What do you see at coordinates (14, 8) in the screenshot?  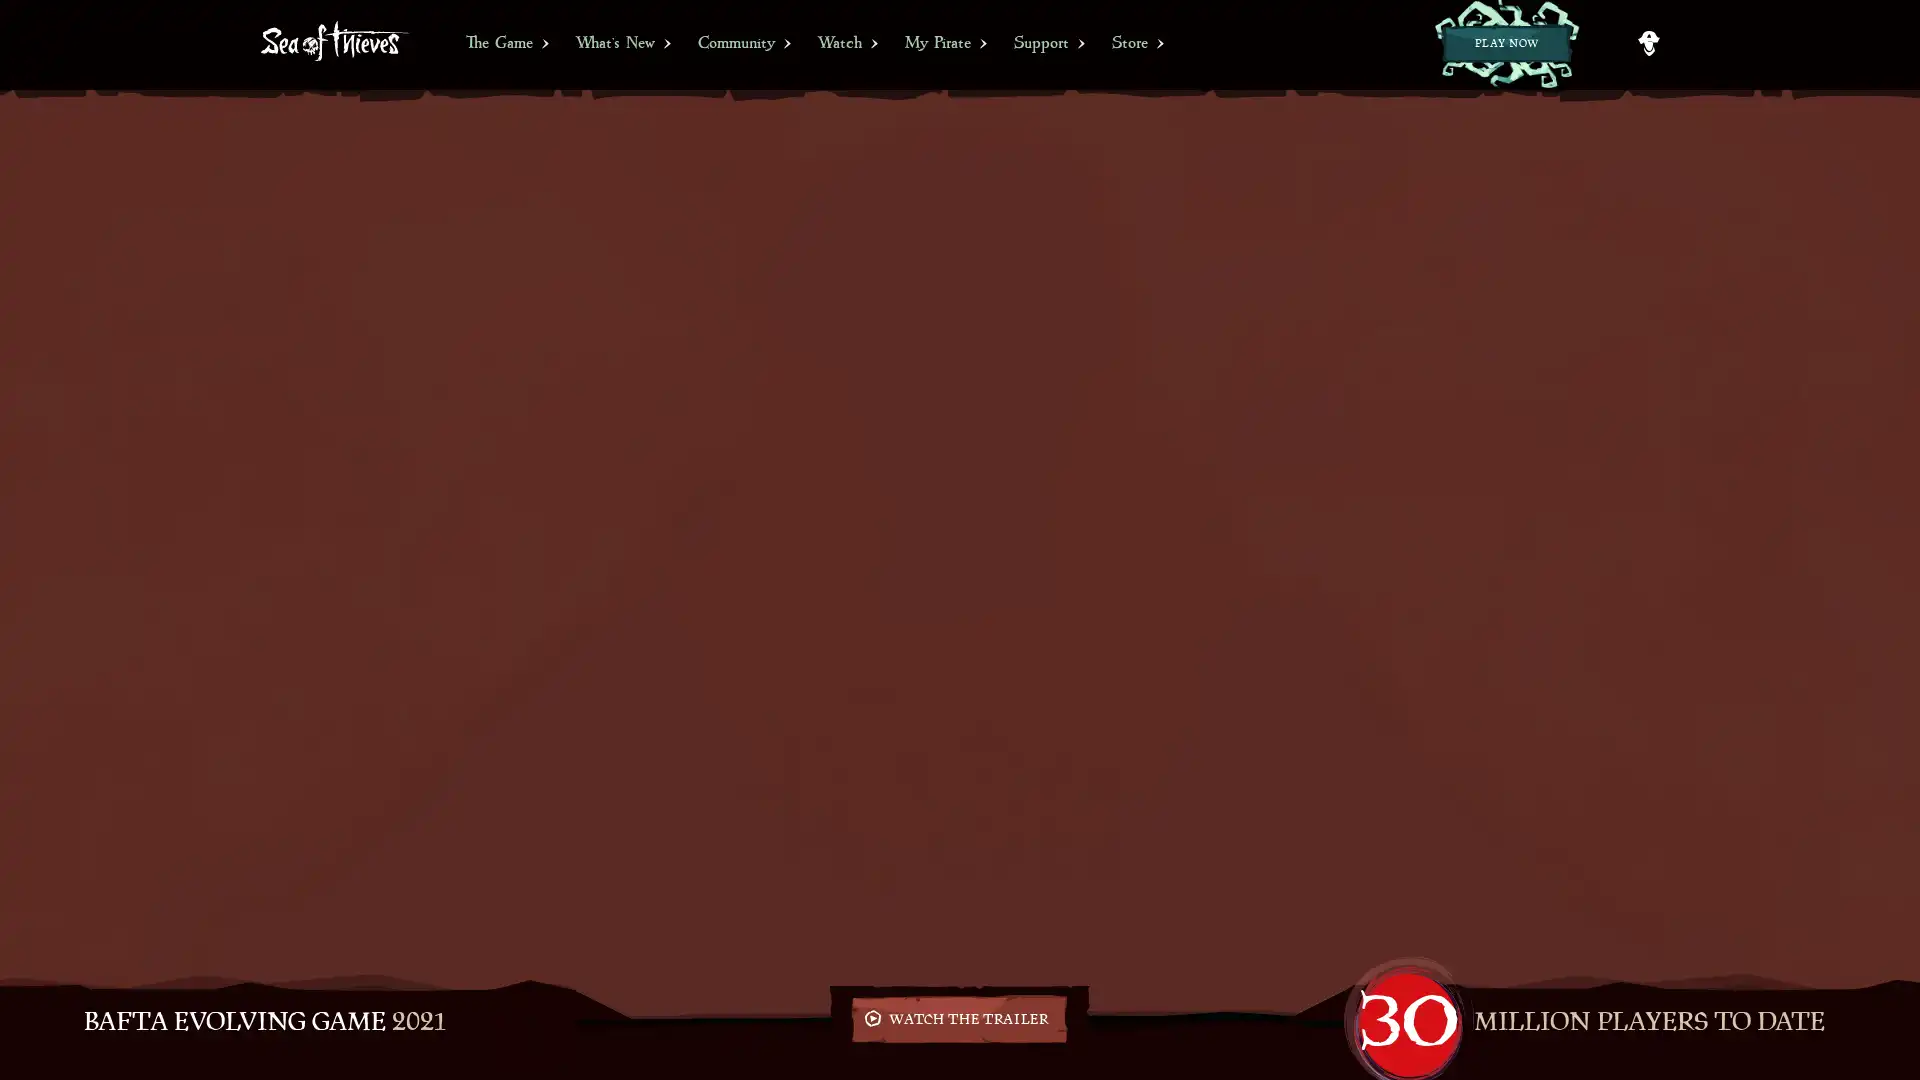 I see `Skip To Content` at bounding box center [14, 8].